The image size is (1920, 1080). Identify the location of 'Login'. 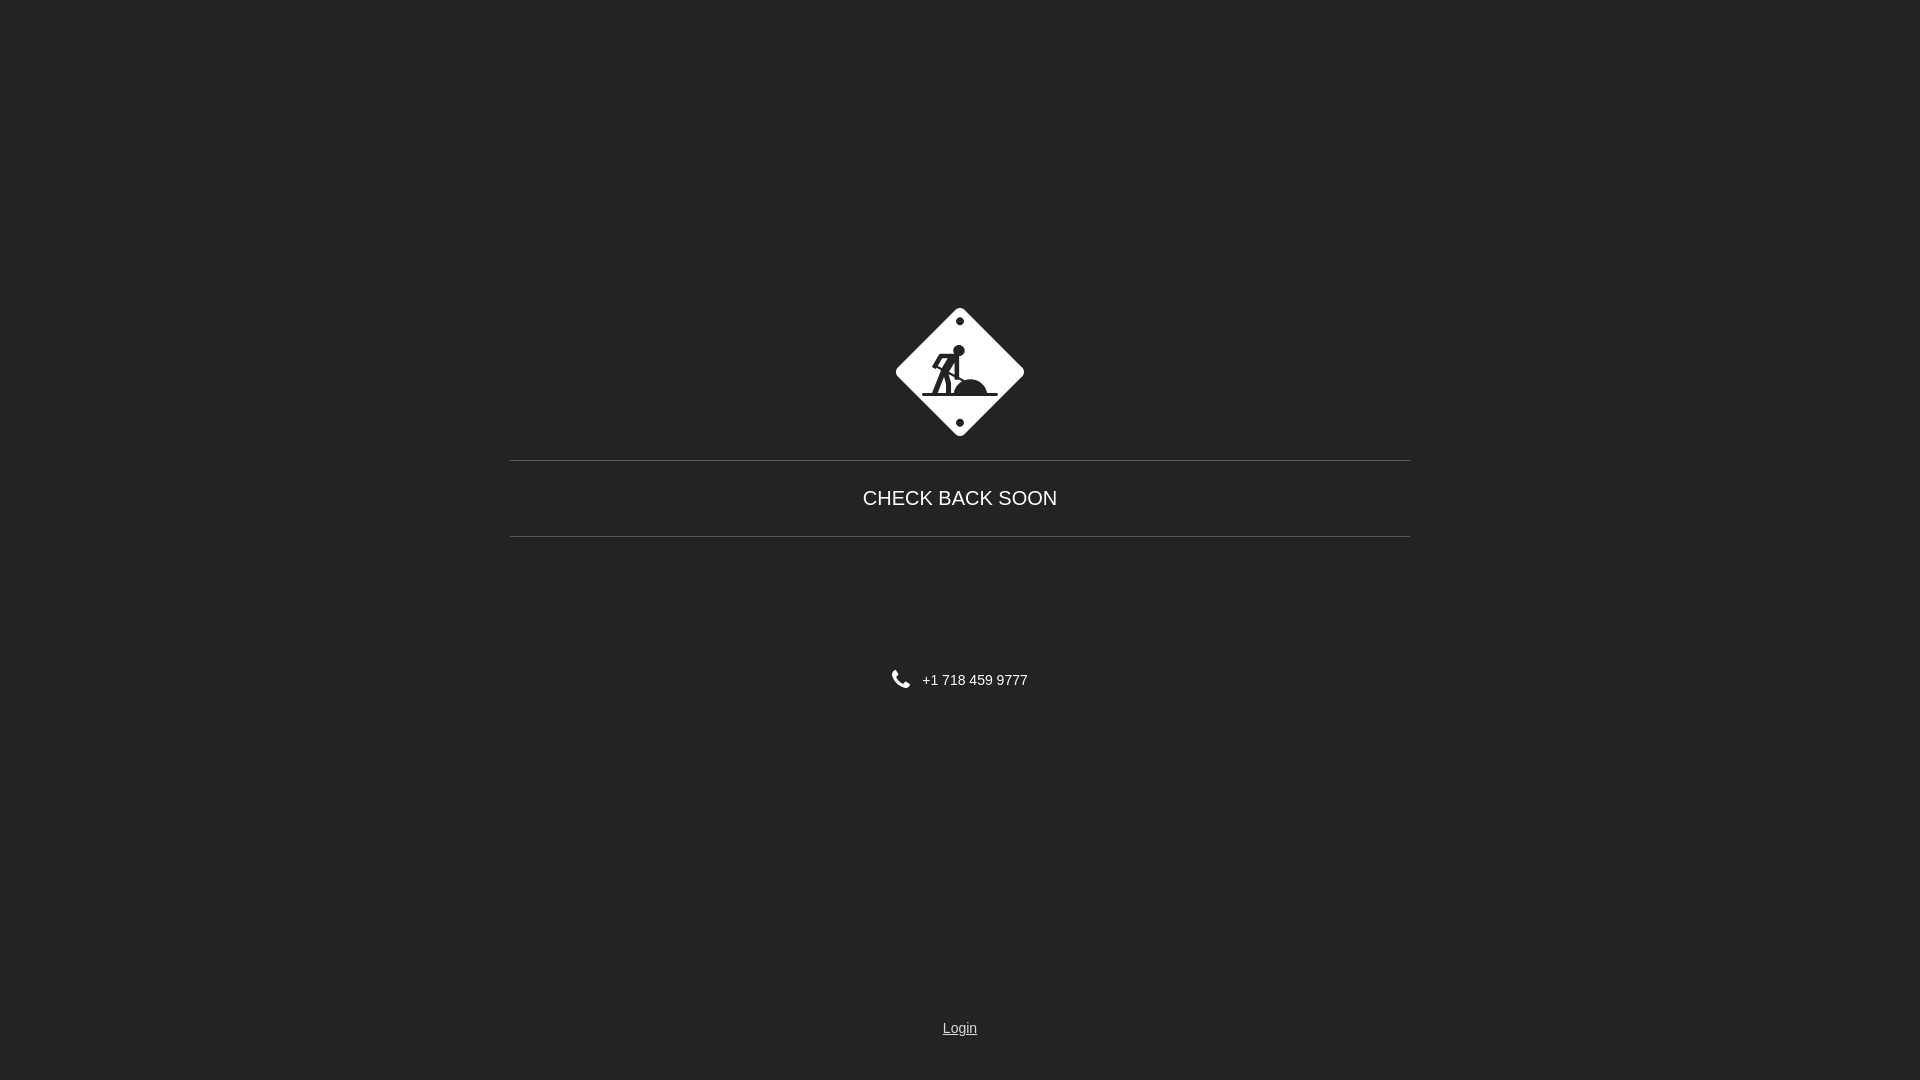
(960, 1028).